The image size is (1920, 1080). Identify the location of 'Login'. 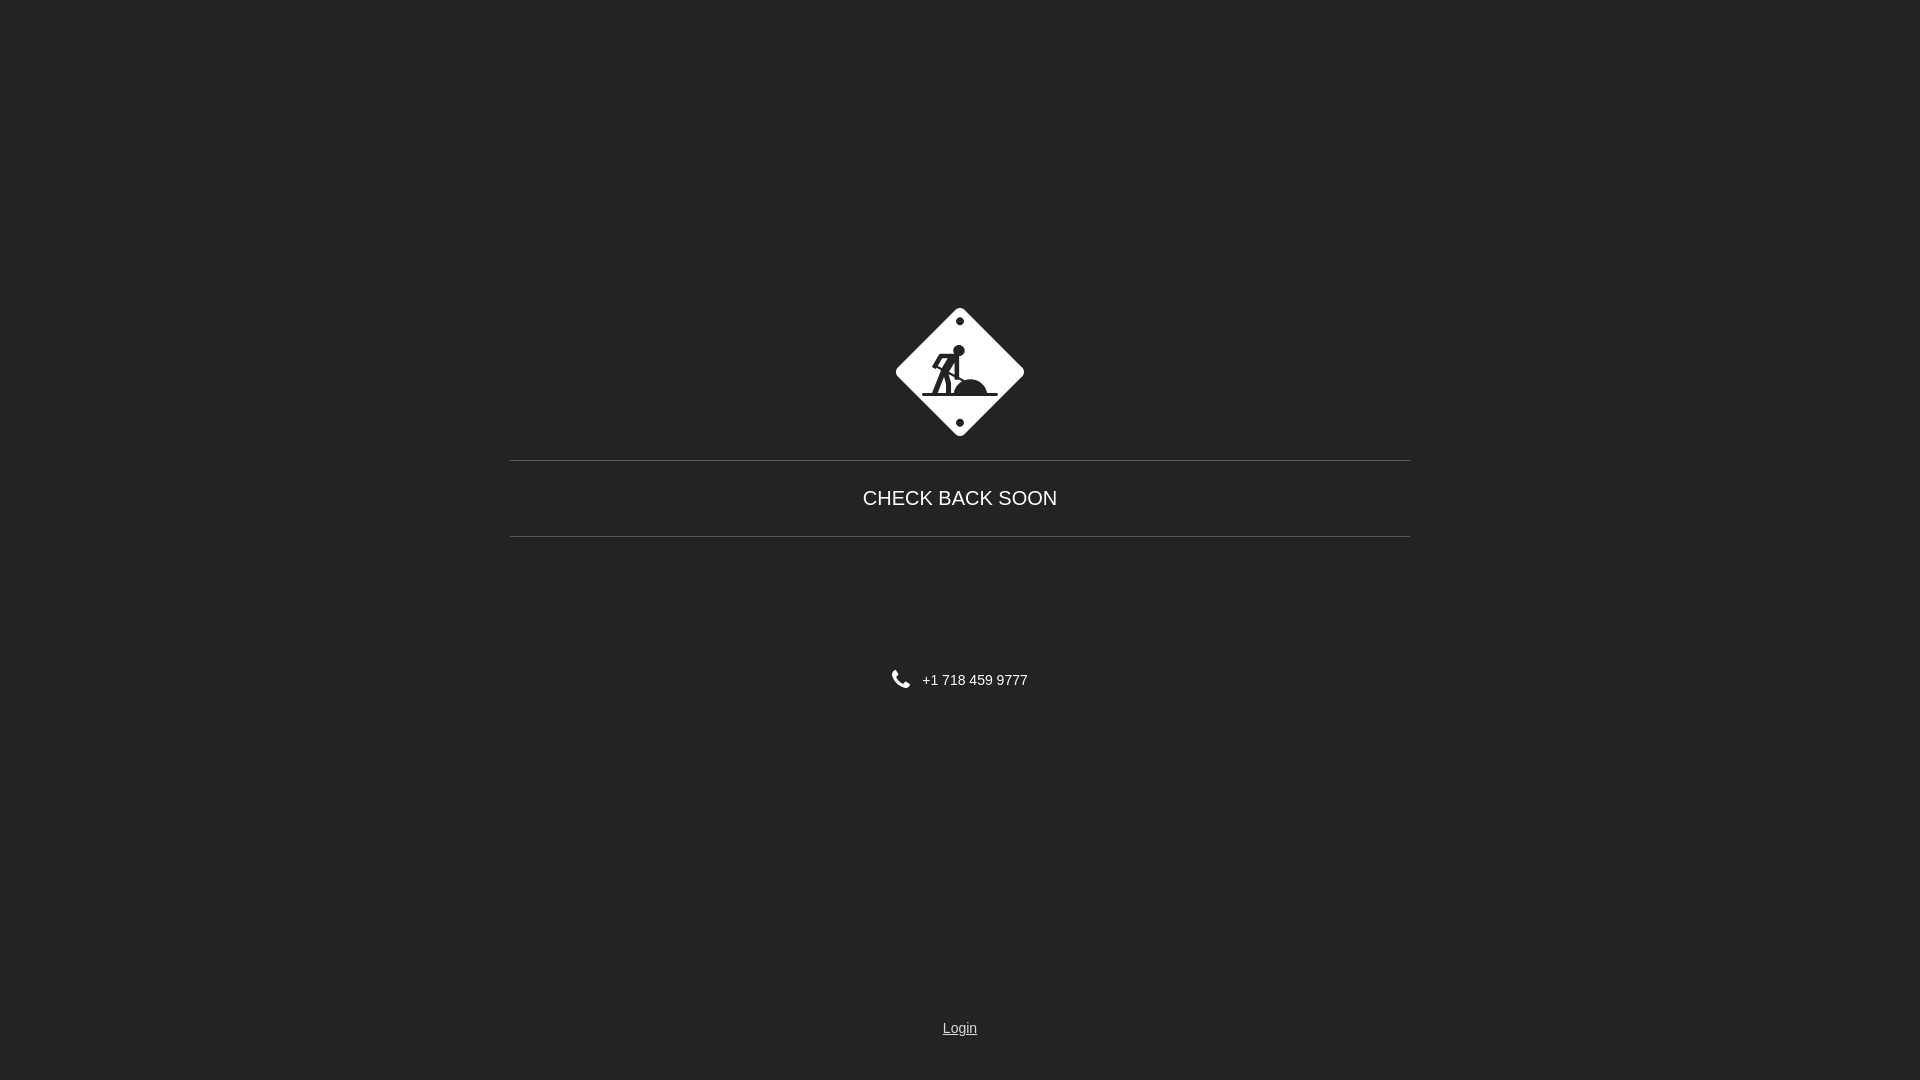
(960, 1028).